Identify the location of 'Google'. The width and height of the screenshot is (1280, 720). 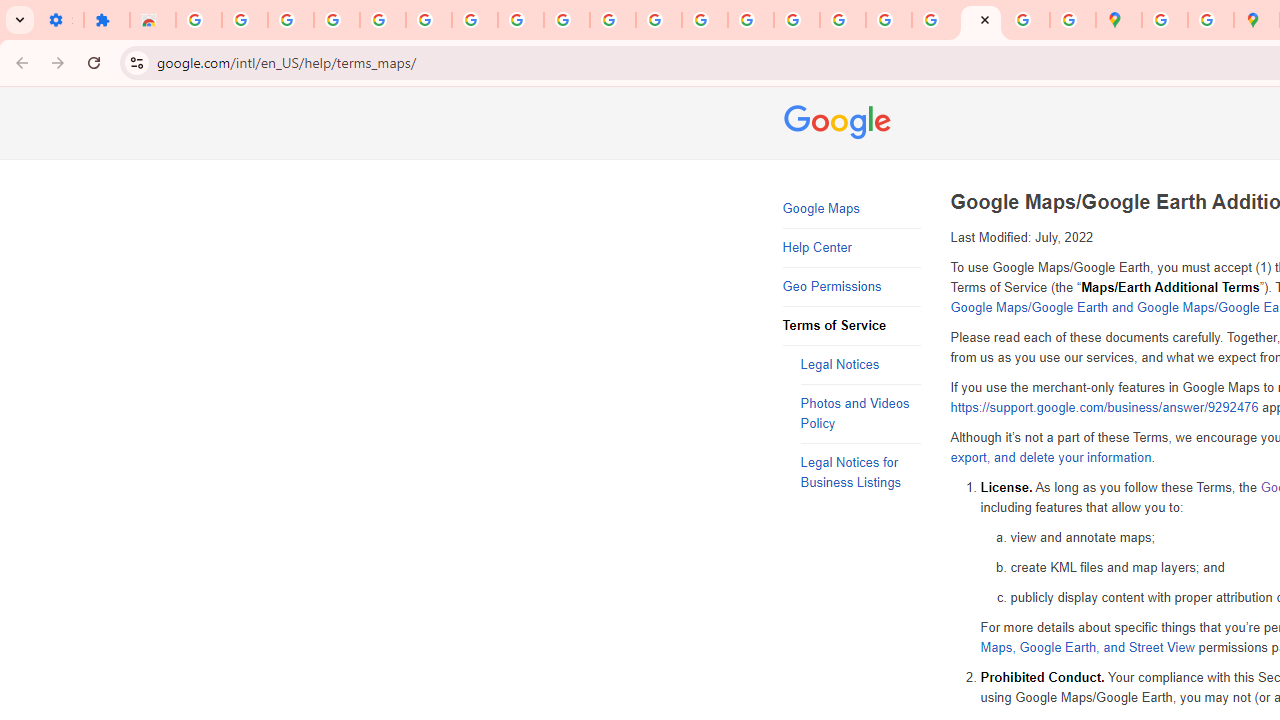
(840, 124).